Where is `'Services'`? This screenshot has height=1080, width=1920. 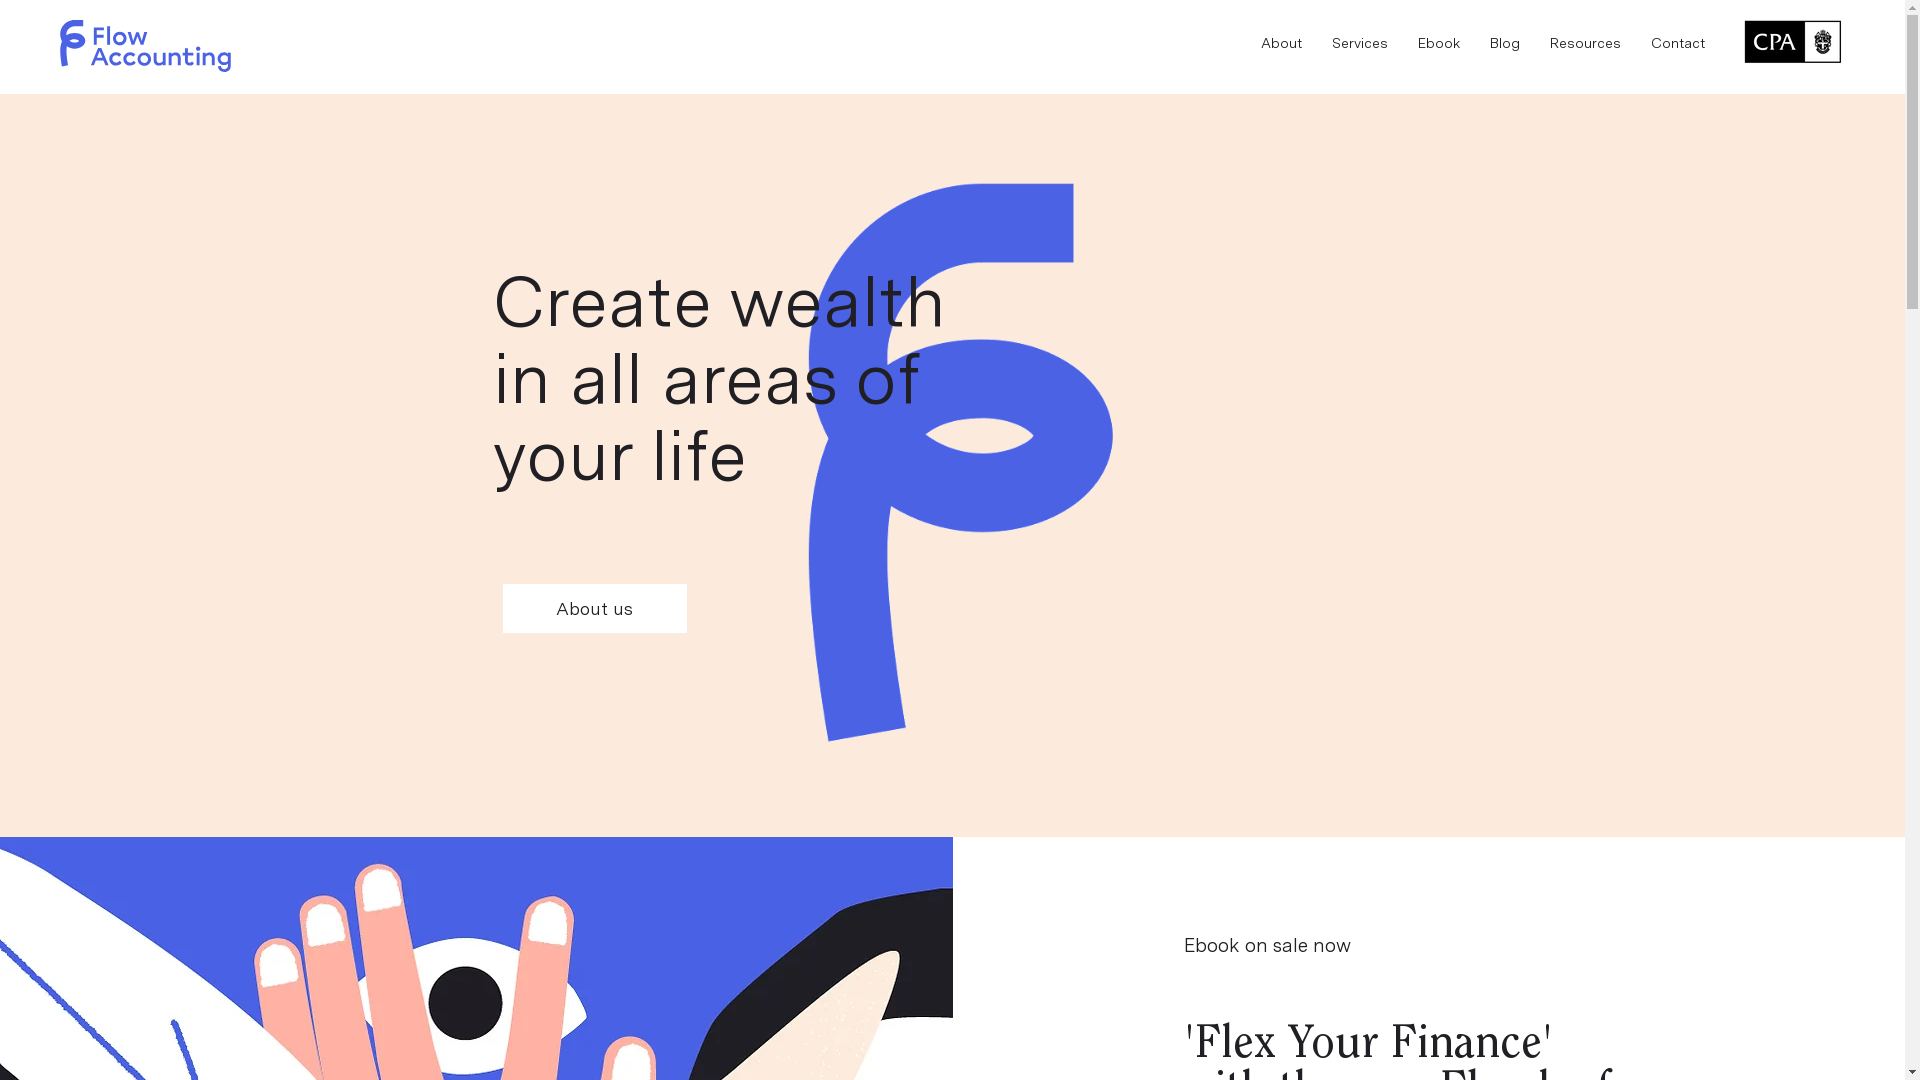
'Services' is located at coordinates (1359, 43).